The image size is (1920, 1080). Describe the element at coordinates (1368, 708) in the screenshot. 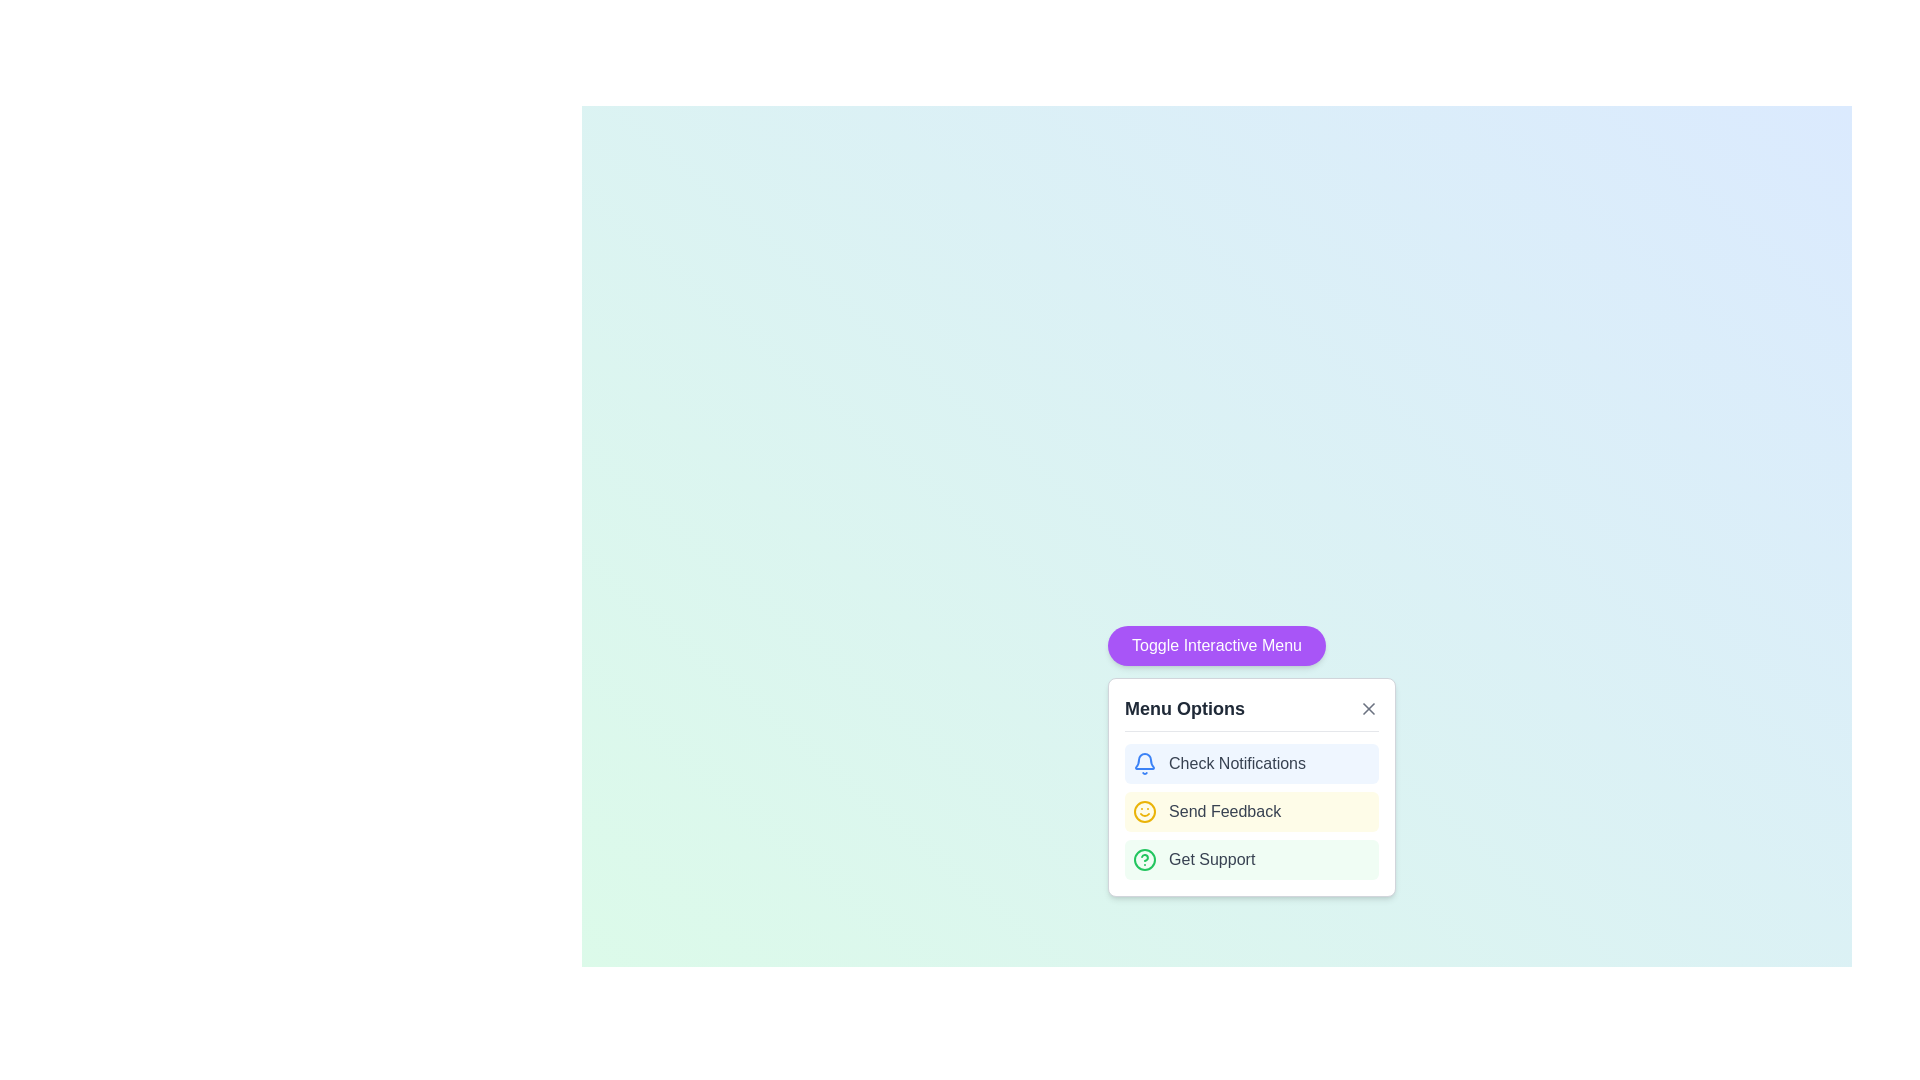

I see `the close button shaped like an 'X' located in the upper-right corner of the 'Menu Options' section` at that location.